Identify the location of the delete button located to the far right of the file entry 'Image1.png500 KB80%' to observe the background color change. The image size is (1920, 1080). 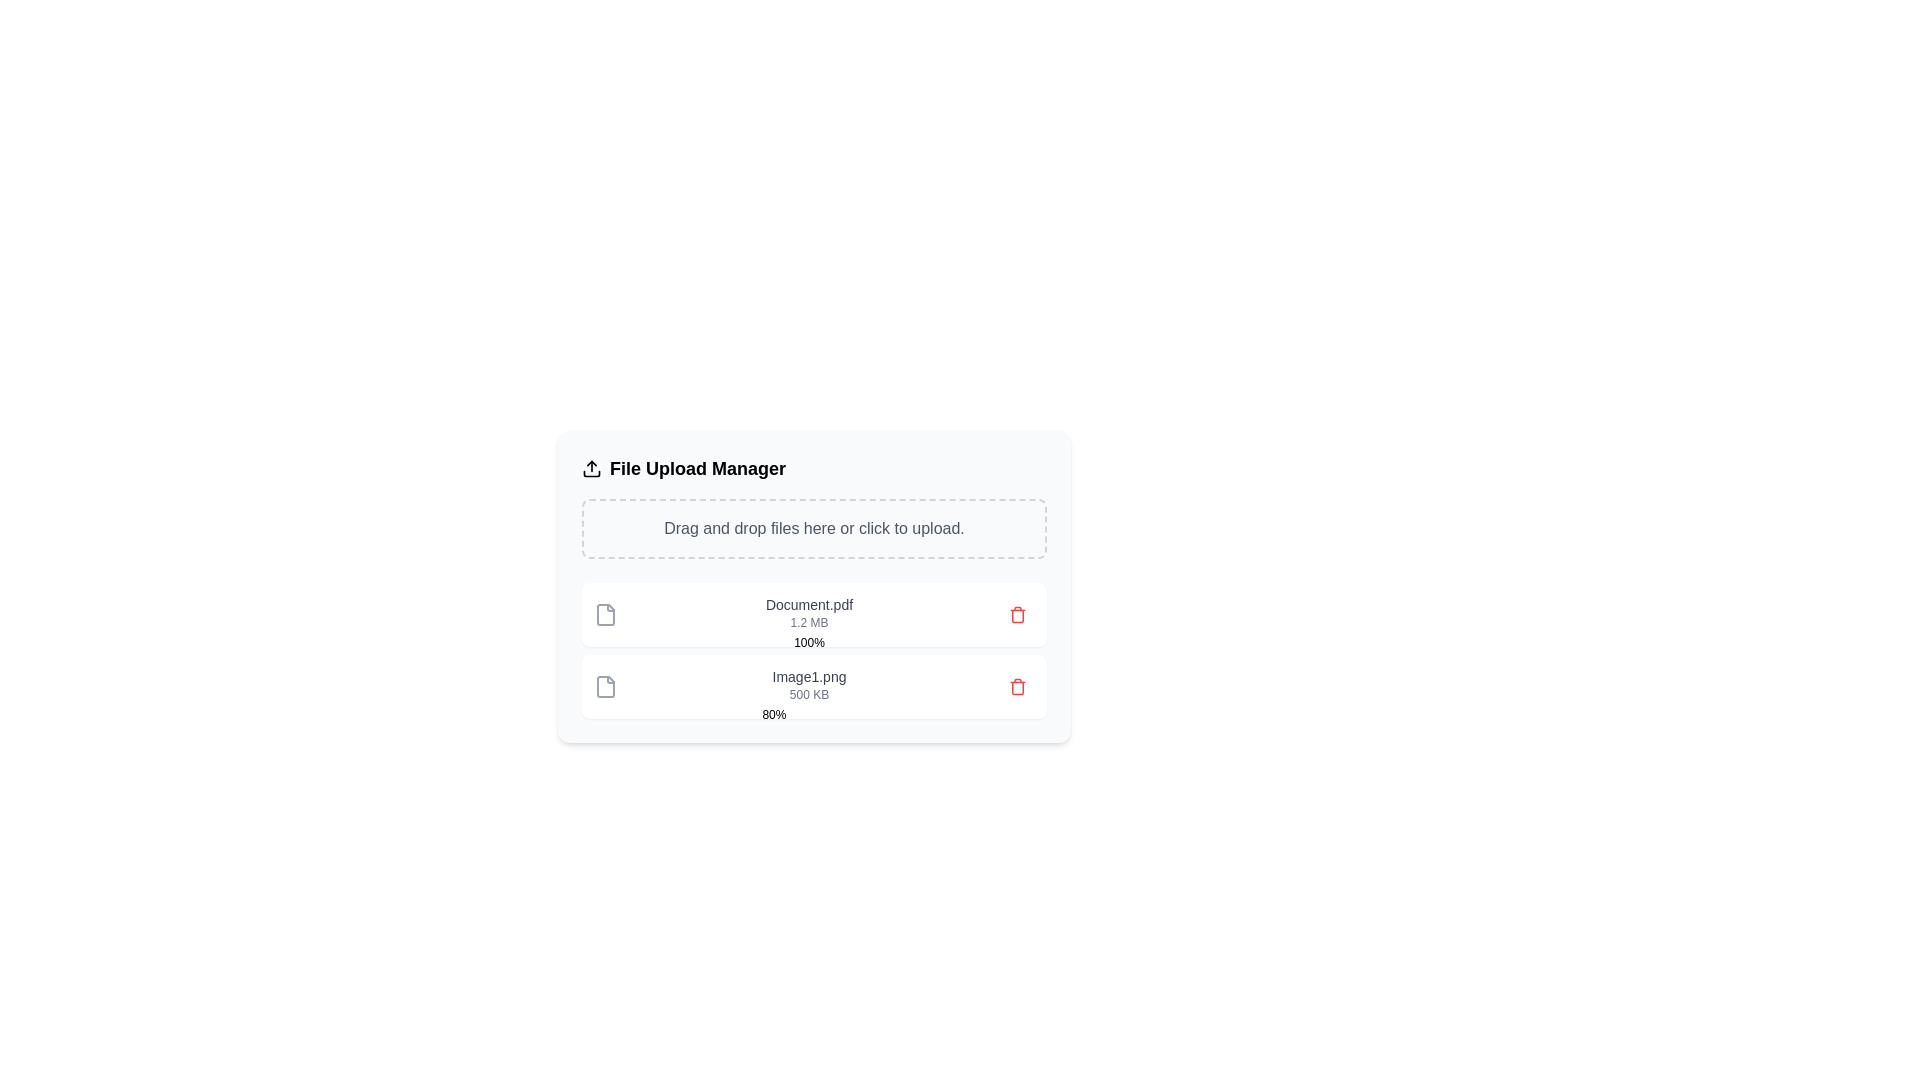
(1017, 685).